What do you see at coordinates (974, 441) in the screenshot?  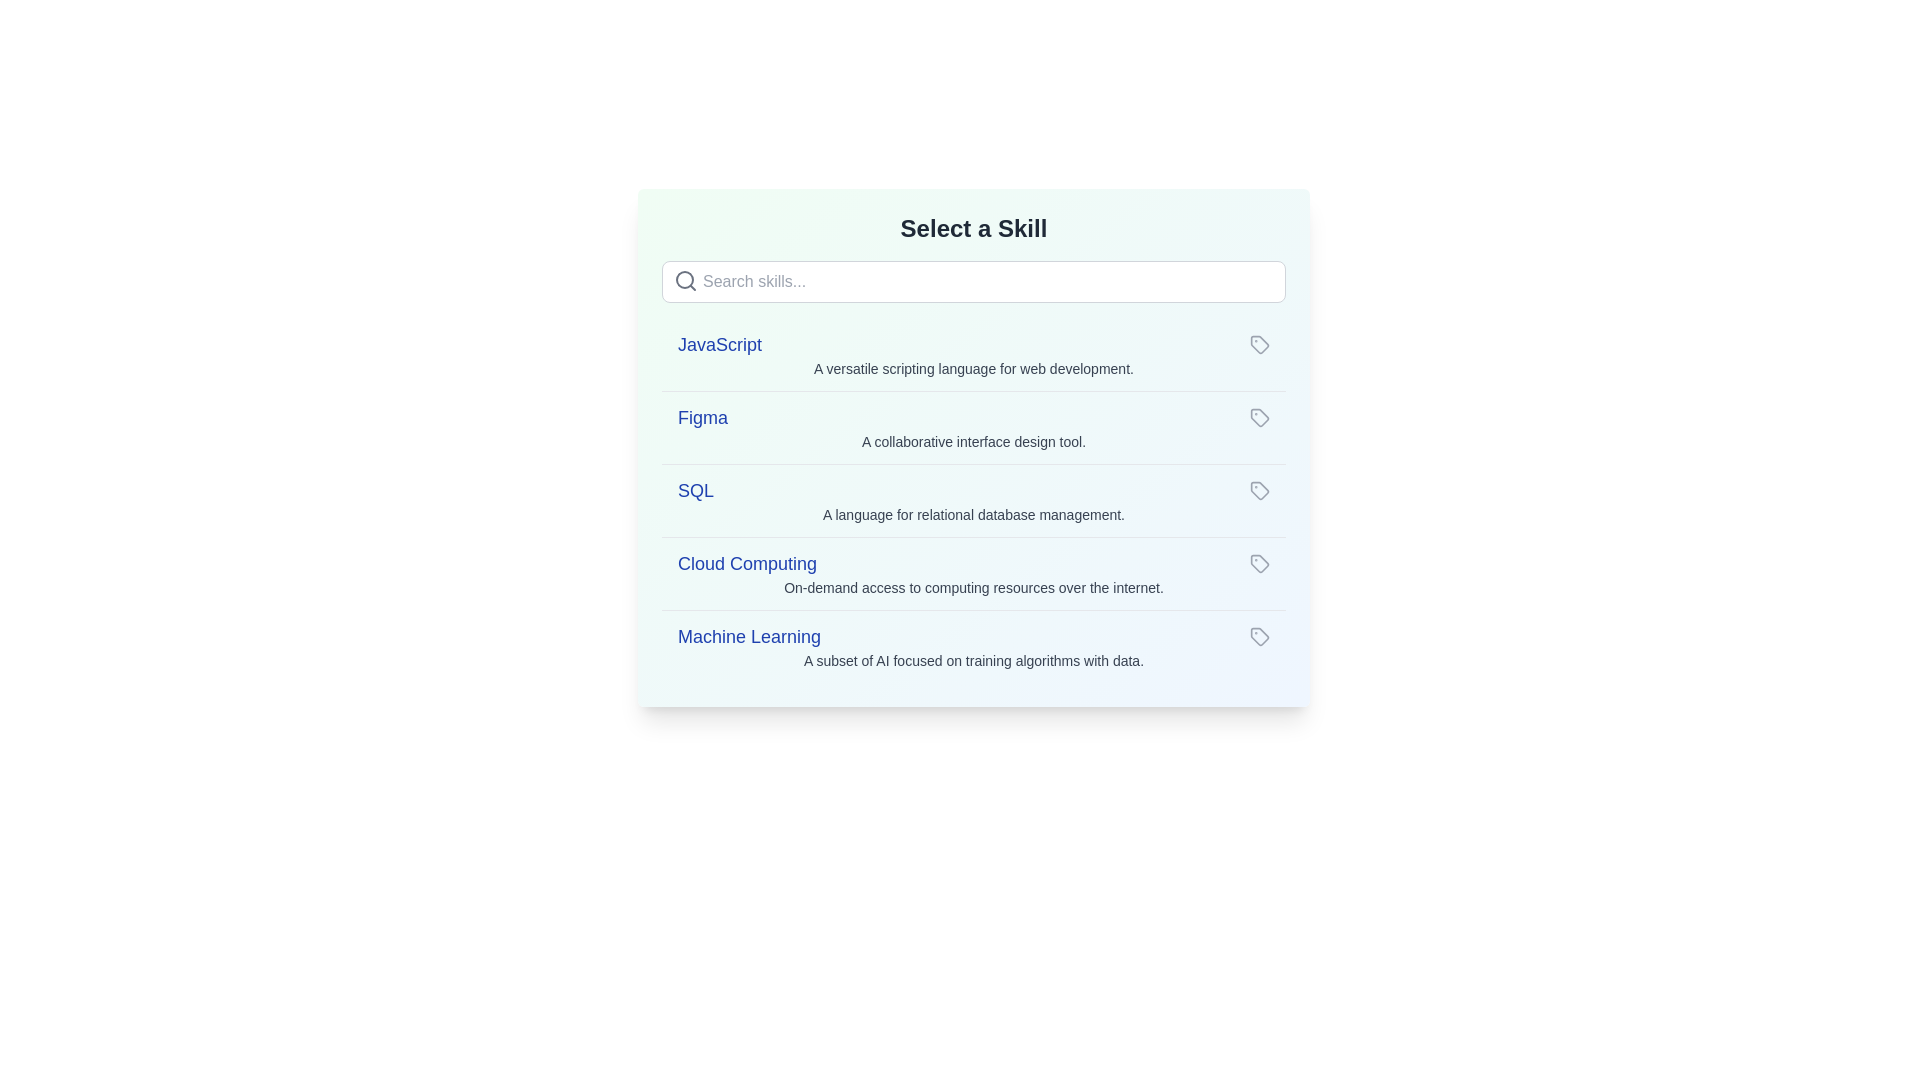 I see `the static text label displaying 'A collaborative interface design tool.' located below the 'Figma' label in the vertical list` at bounding box center [974, 441].